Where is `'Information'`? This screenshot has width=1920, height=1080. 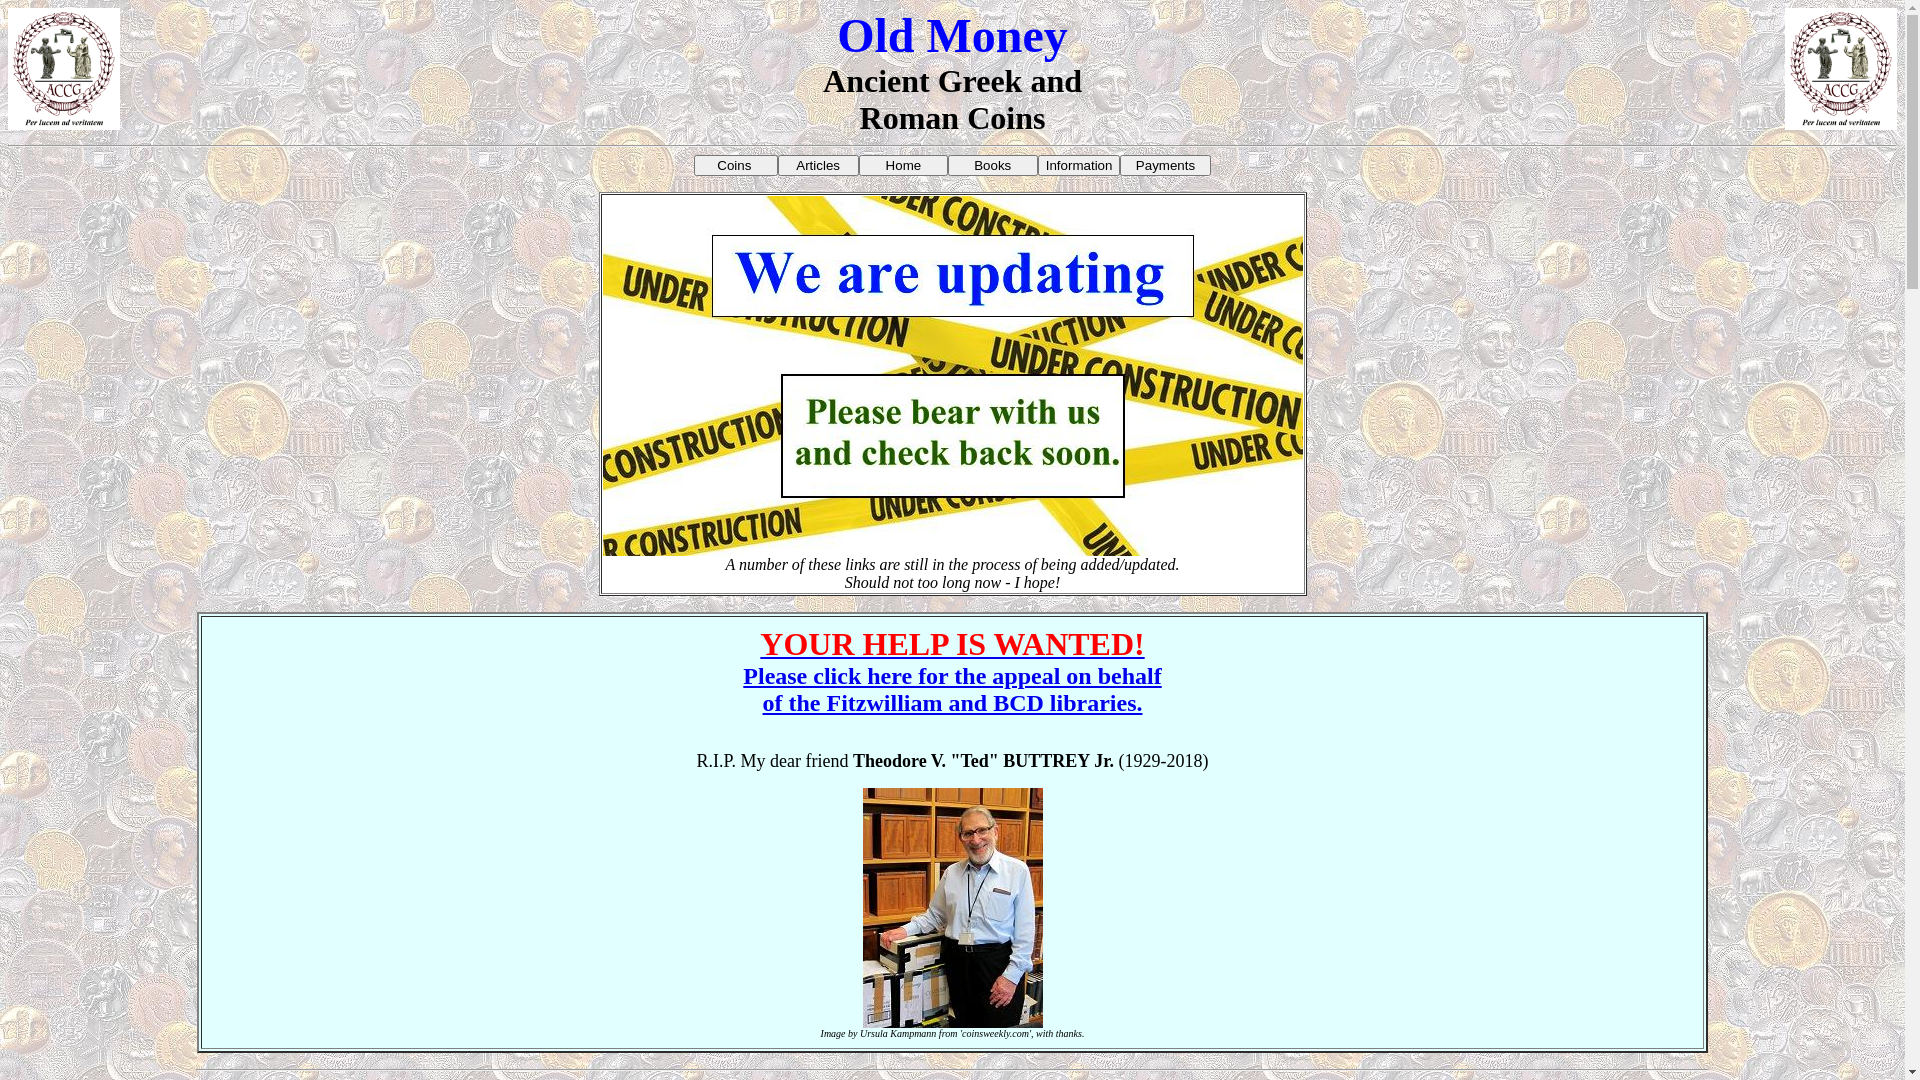 'Information' is located at coordinates (1078, 164).